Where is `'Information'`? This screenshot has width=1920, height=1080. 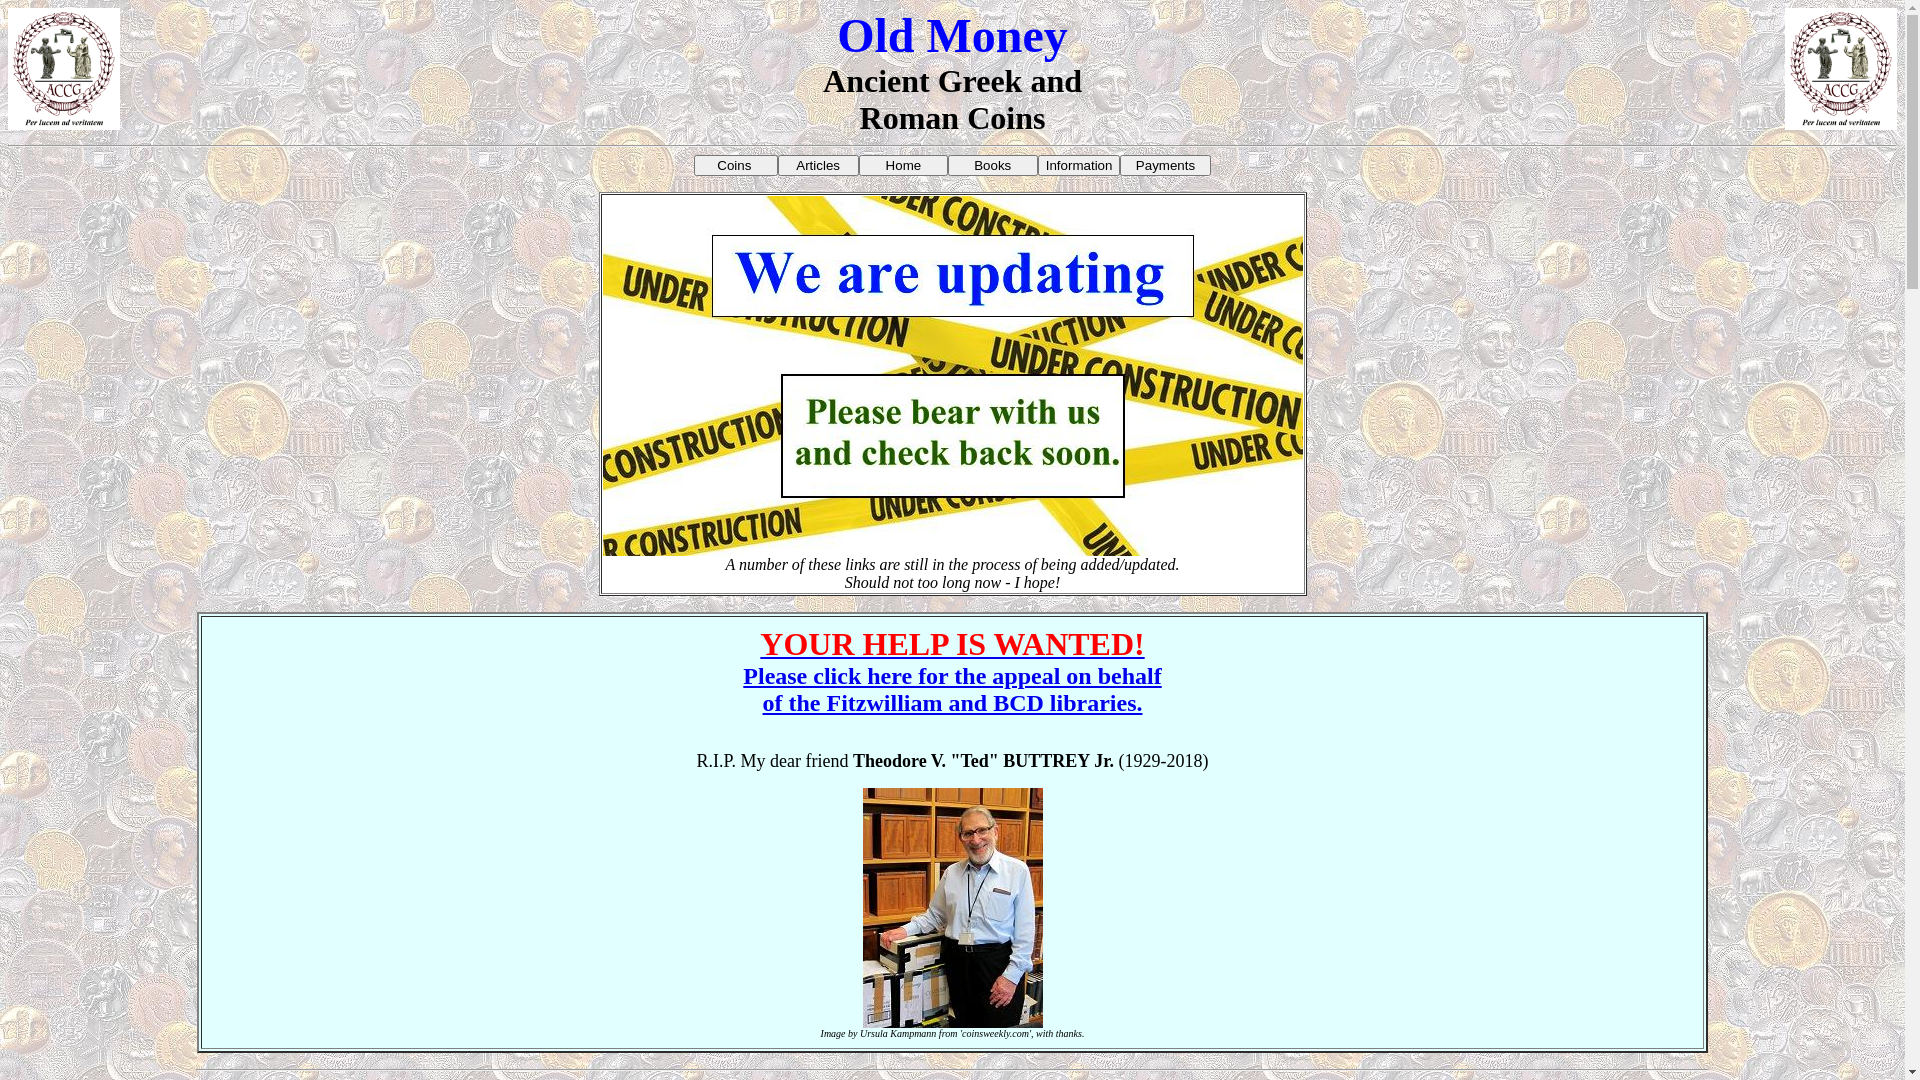 'Information' is located at coordinates (1078, 164).